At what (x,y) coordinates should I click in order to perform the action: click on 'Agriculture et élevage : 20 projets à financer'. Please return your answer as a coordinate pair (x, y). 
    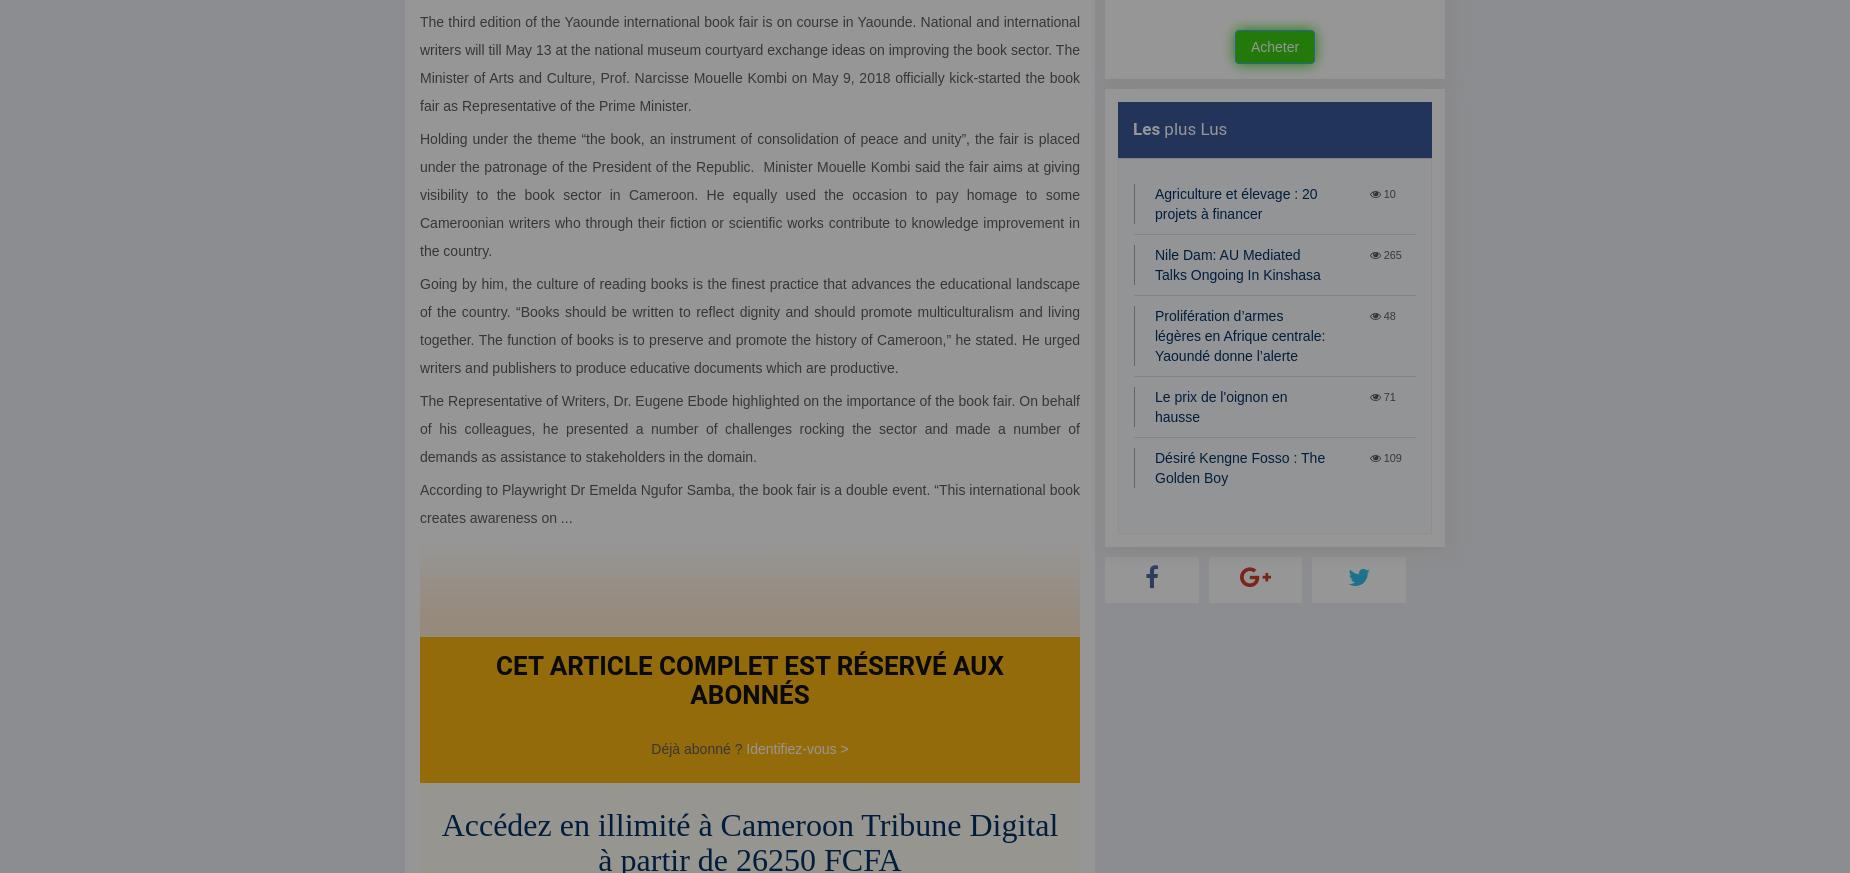
    Looking at the image, I should click on (1234, 203).